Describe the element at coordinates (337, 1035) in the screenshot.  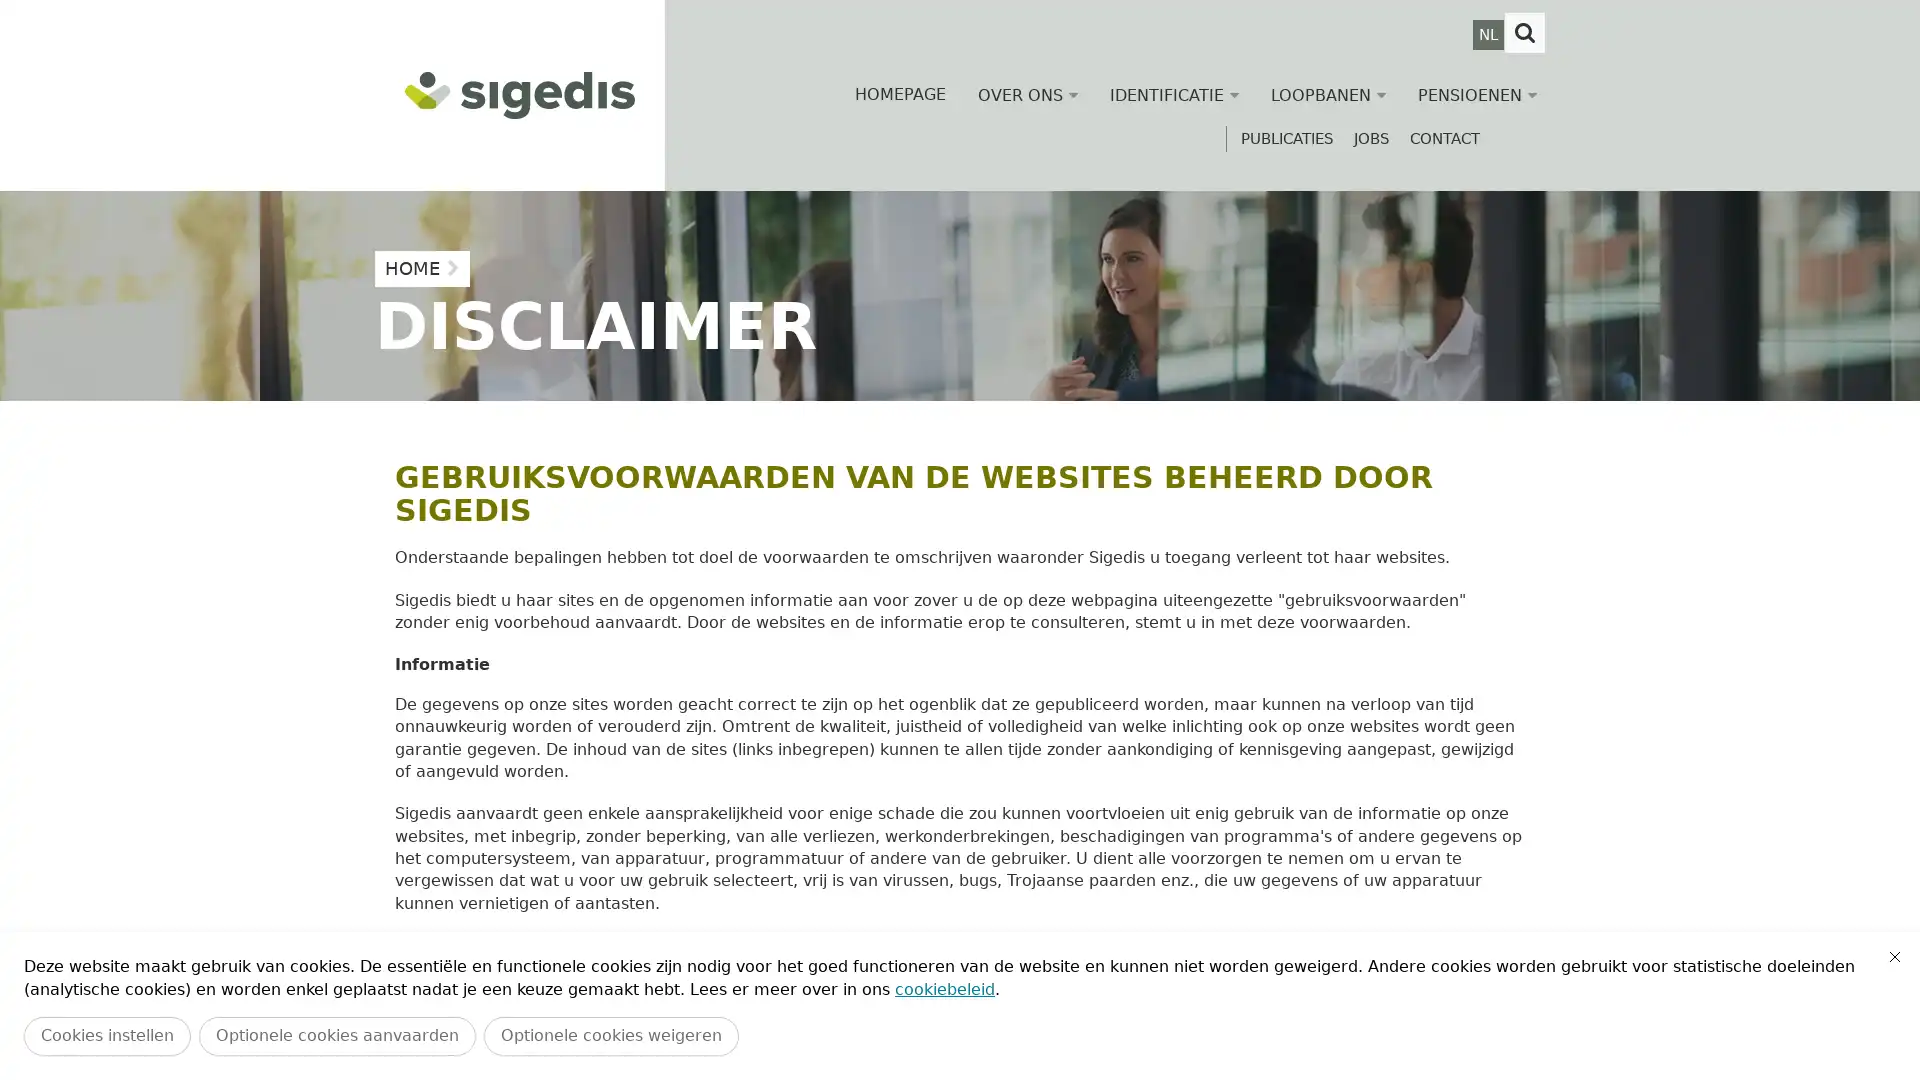
I see `Optionele cookies aanvaarden` at that location.